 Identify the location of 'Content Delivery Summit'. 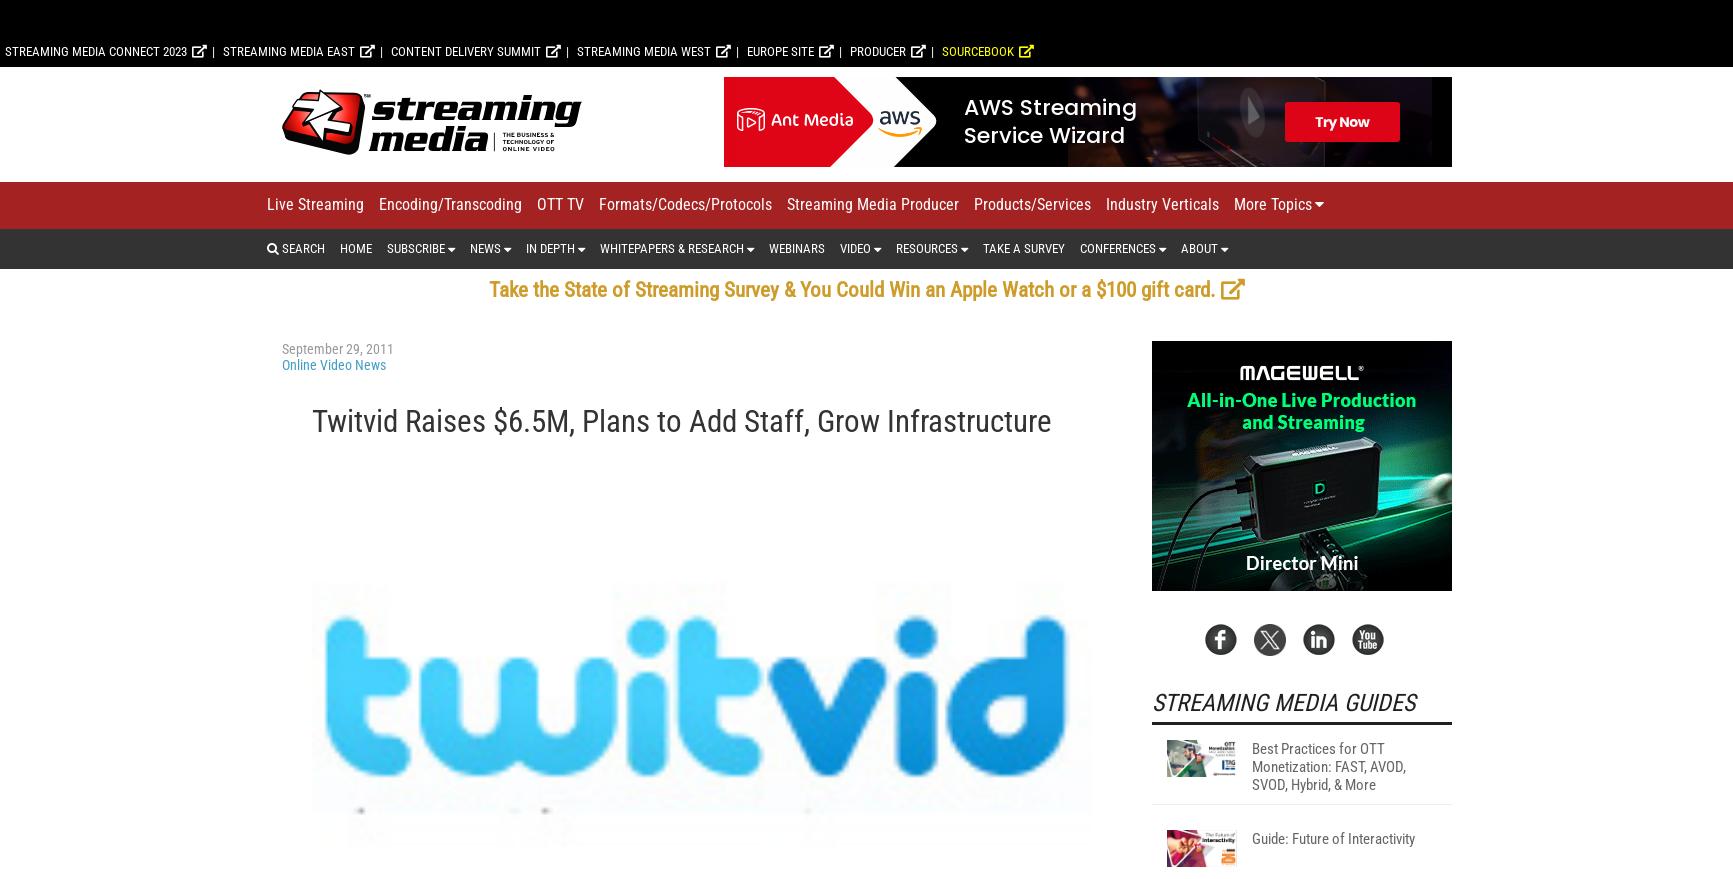
(389, 312).